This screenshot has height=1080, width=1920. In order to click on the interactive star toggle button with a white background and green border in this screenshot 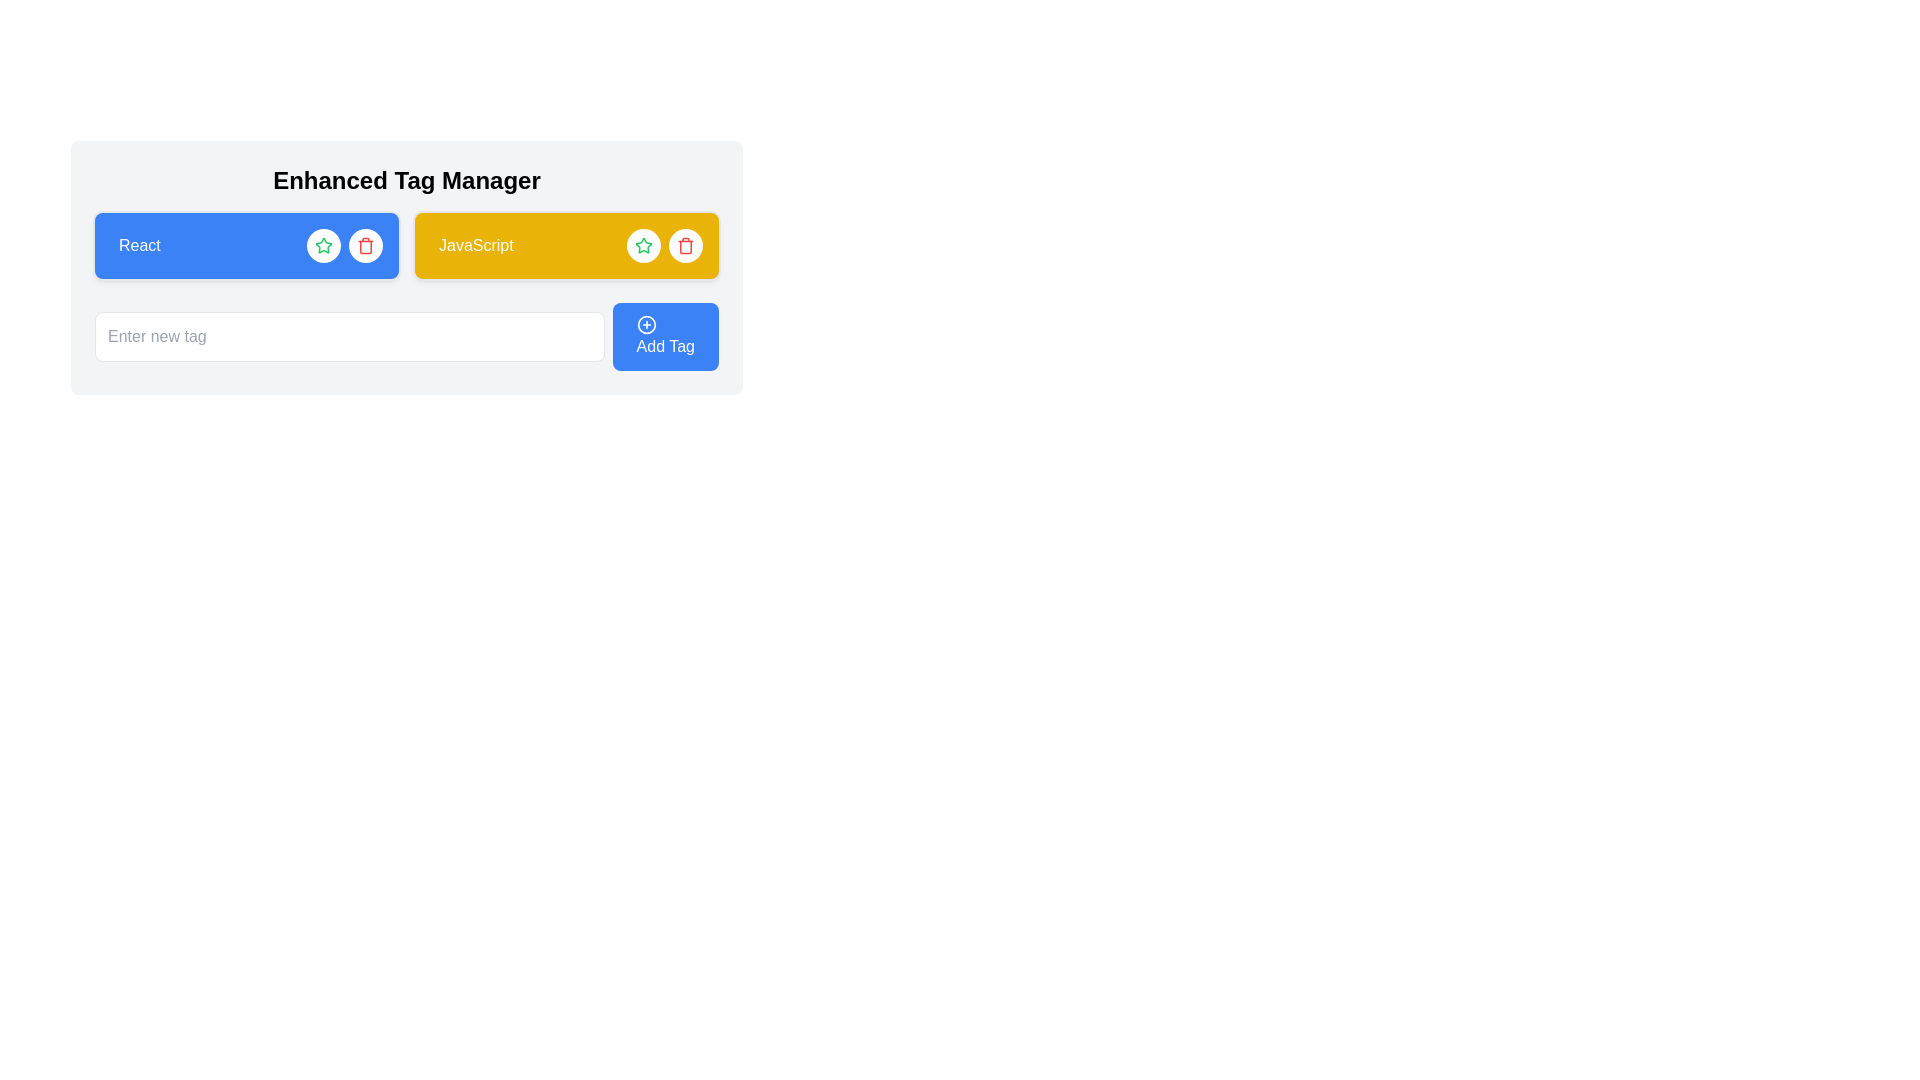, I will do `click(643, 245)`.